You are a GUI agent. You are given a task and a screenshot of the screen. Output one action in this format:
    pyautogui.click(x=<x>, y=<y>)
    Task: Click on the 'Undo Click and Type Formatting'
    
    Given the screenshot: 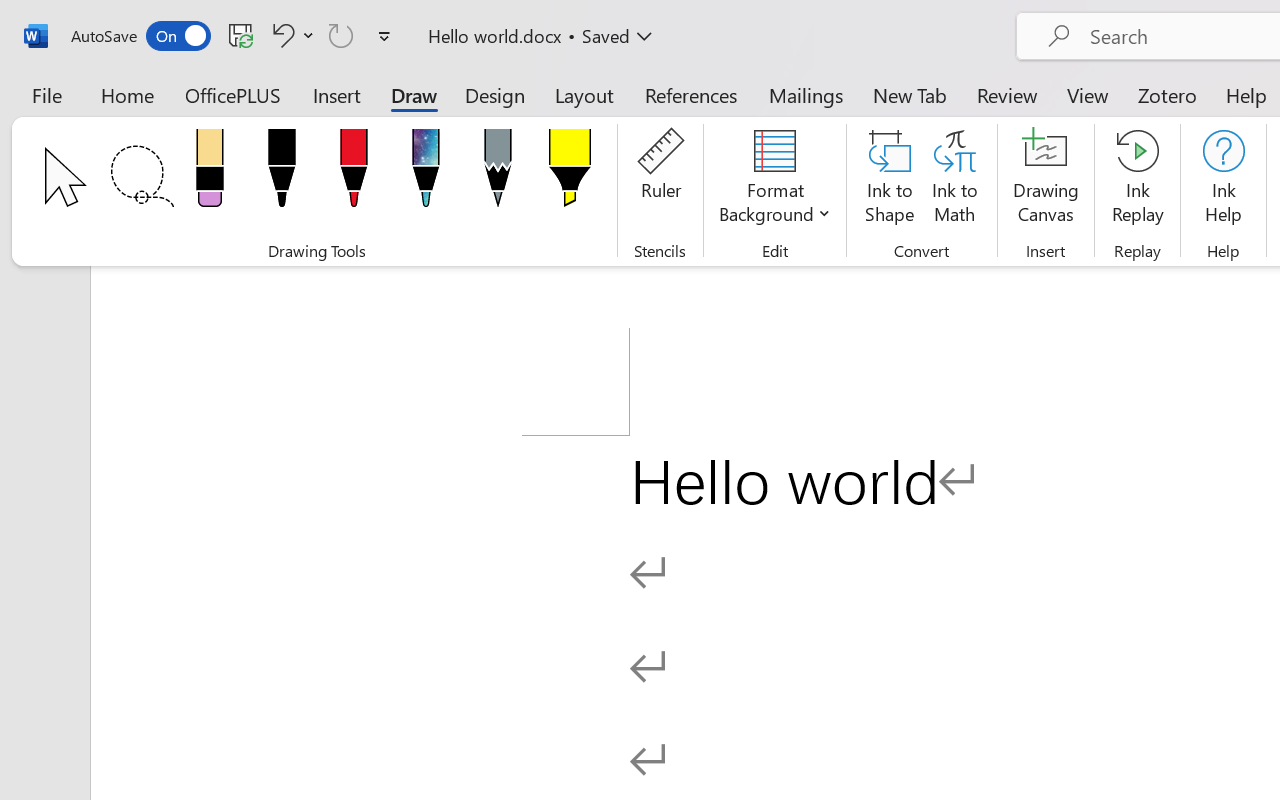 What is the action you would take?
    pyautogui.click(x=289, y=34)
    